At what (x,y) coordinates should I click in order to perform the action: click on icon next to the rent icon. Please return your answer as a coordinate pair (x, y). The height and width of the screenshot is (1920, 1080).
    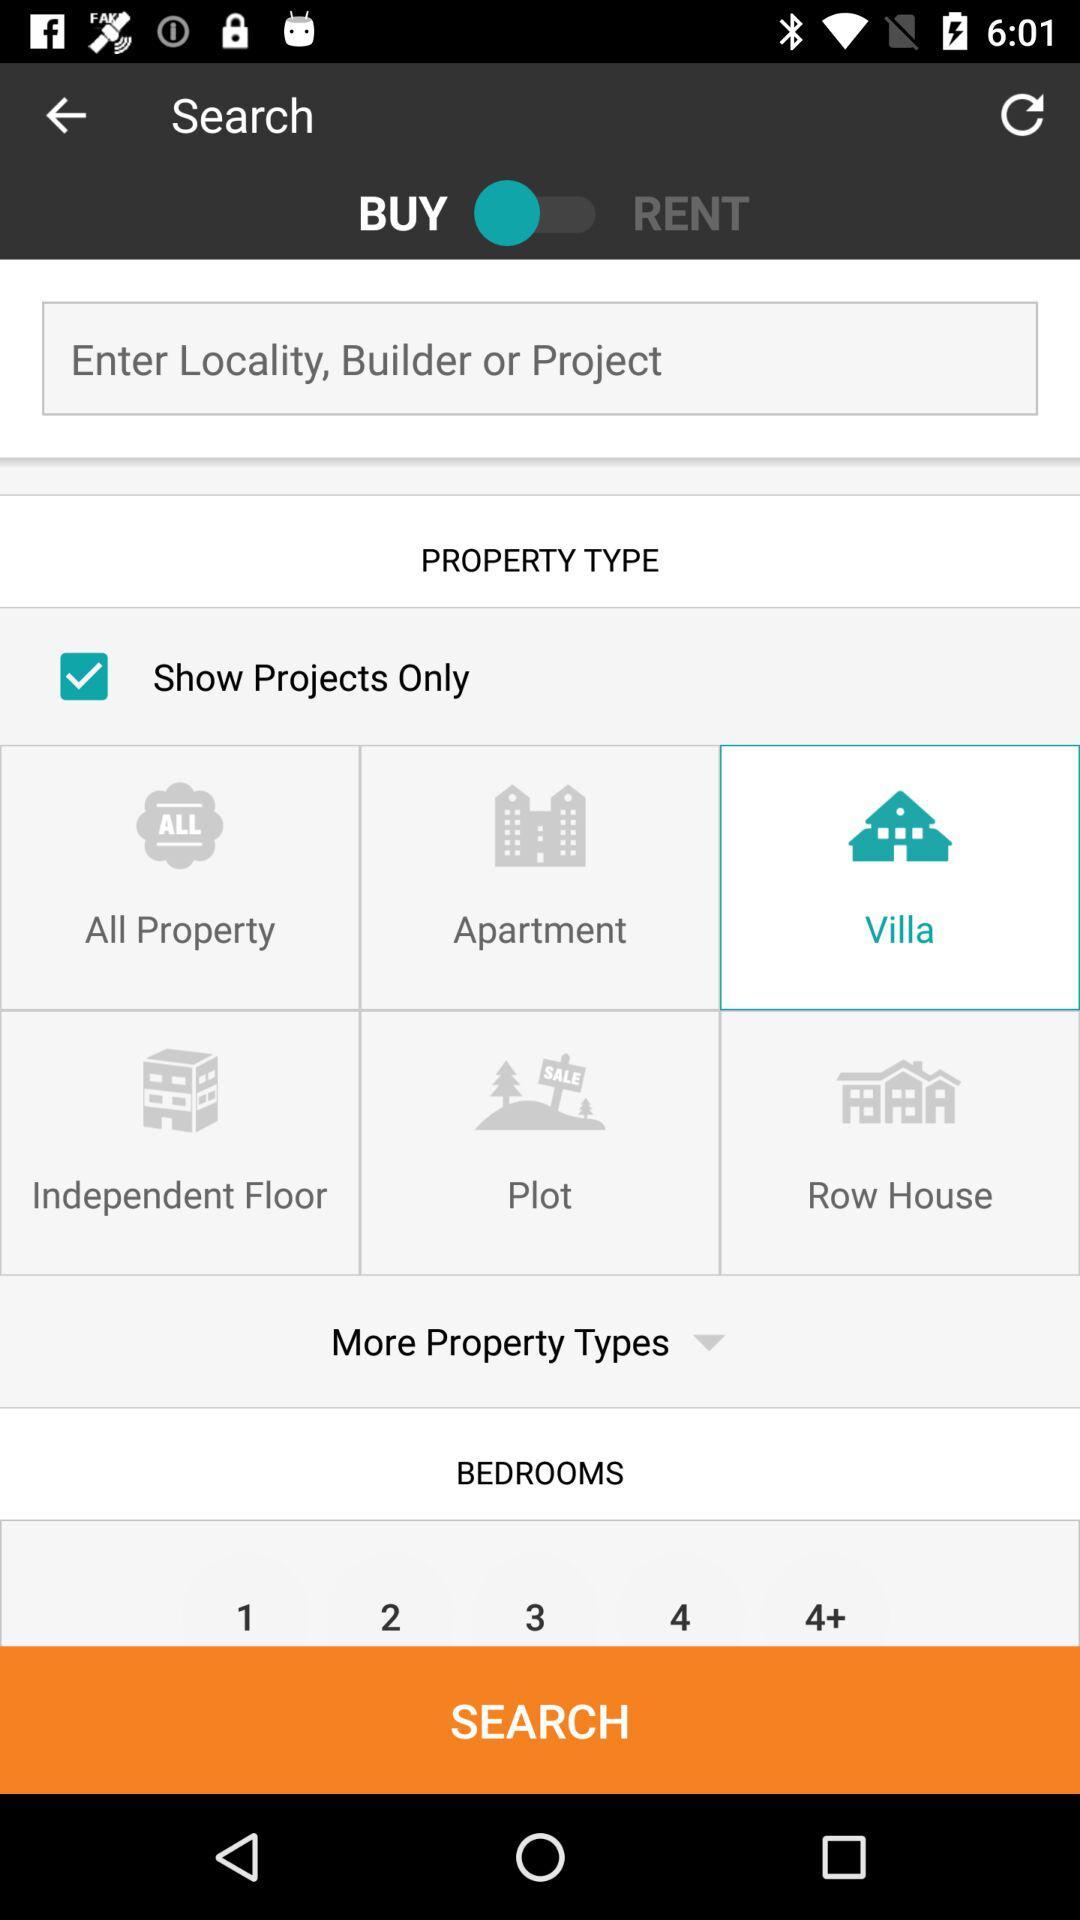
    Looking at the image, I should click on (540, 212).